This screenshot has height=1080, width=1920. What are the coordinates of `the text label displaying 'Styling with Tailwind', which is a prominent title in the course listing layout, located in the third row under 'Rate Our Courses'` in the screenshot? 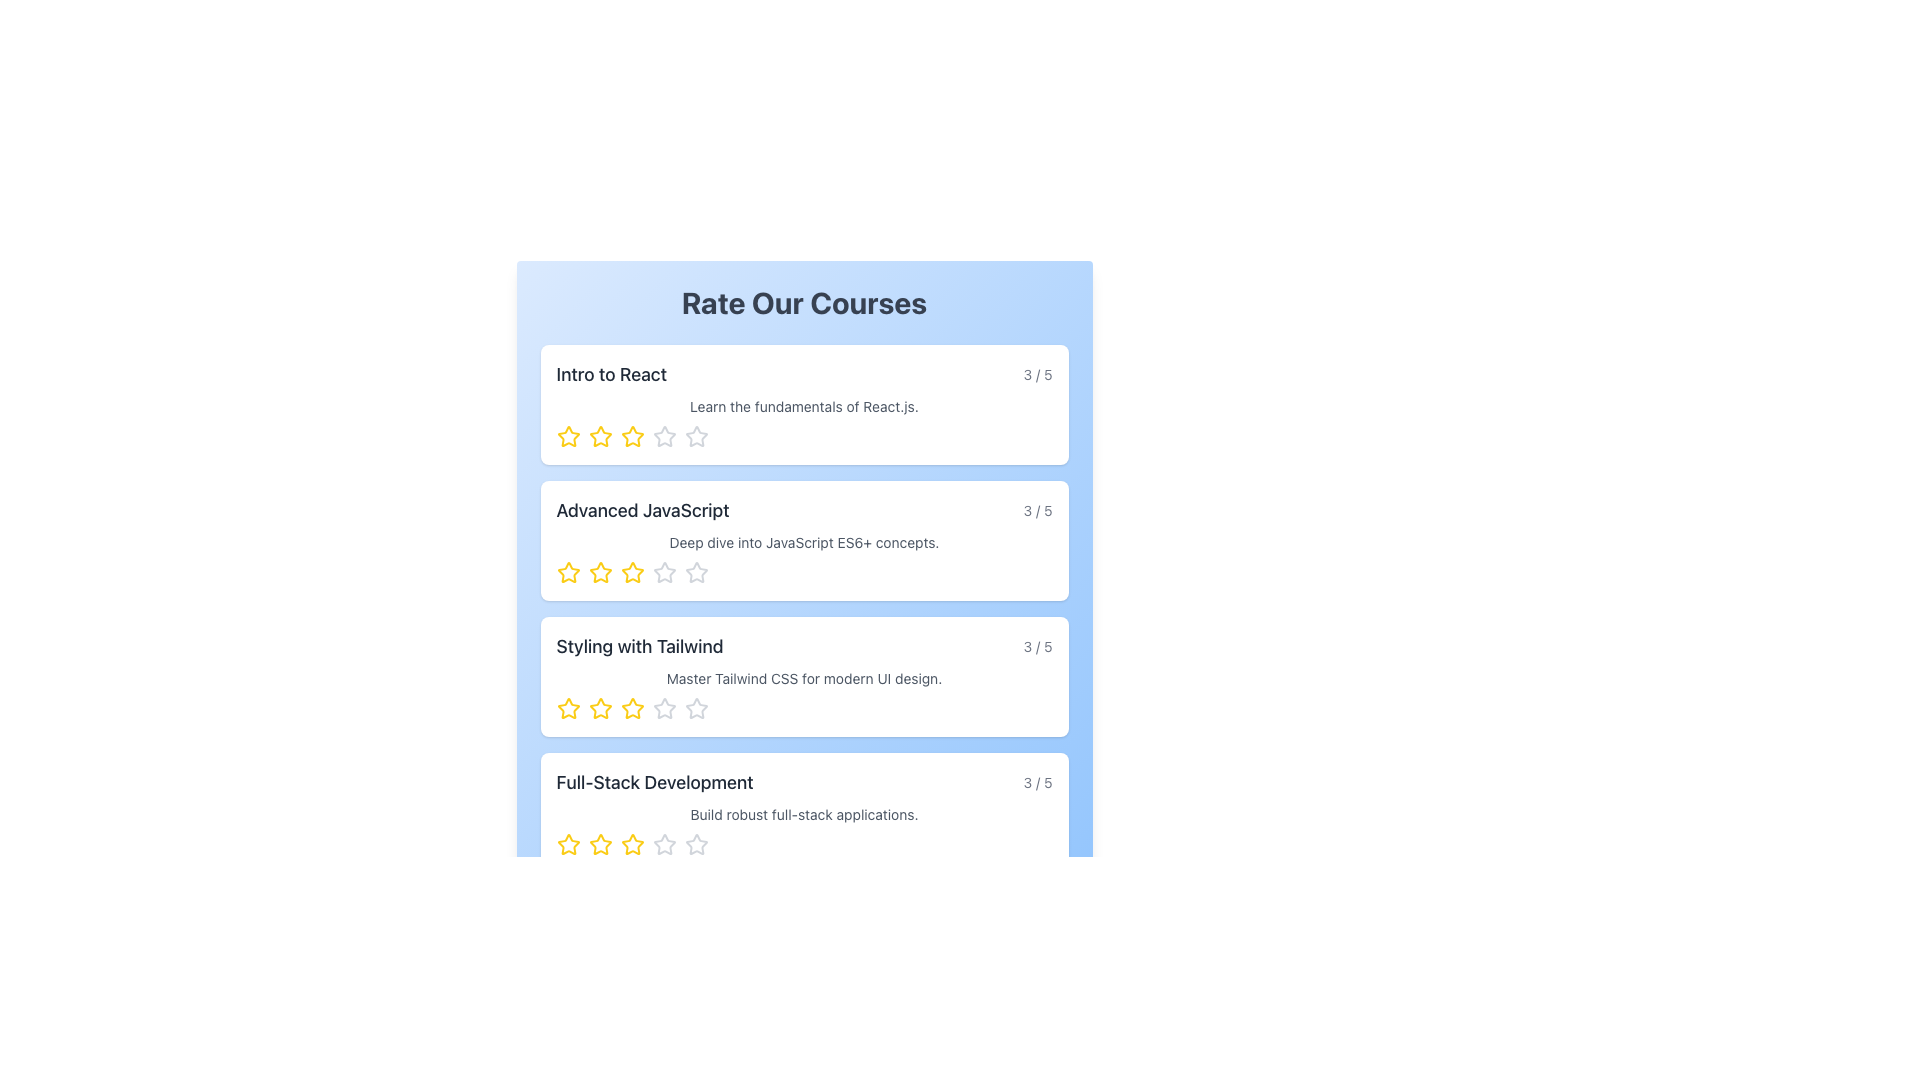 It's located at (638, 647).